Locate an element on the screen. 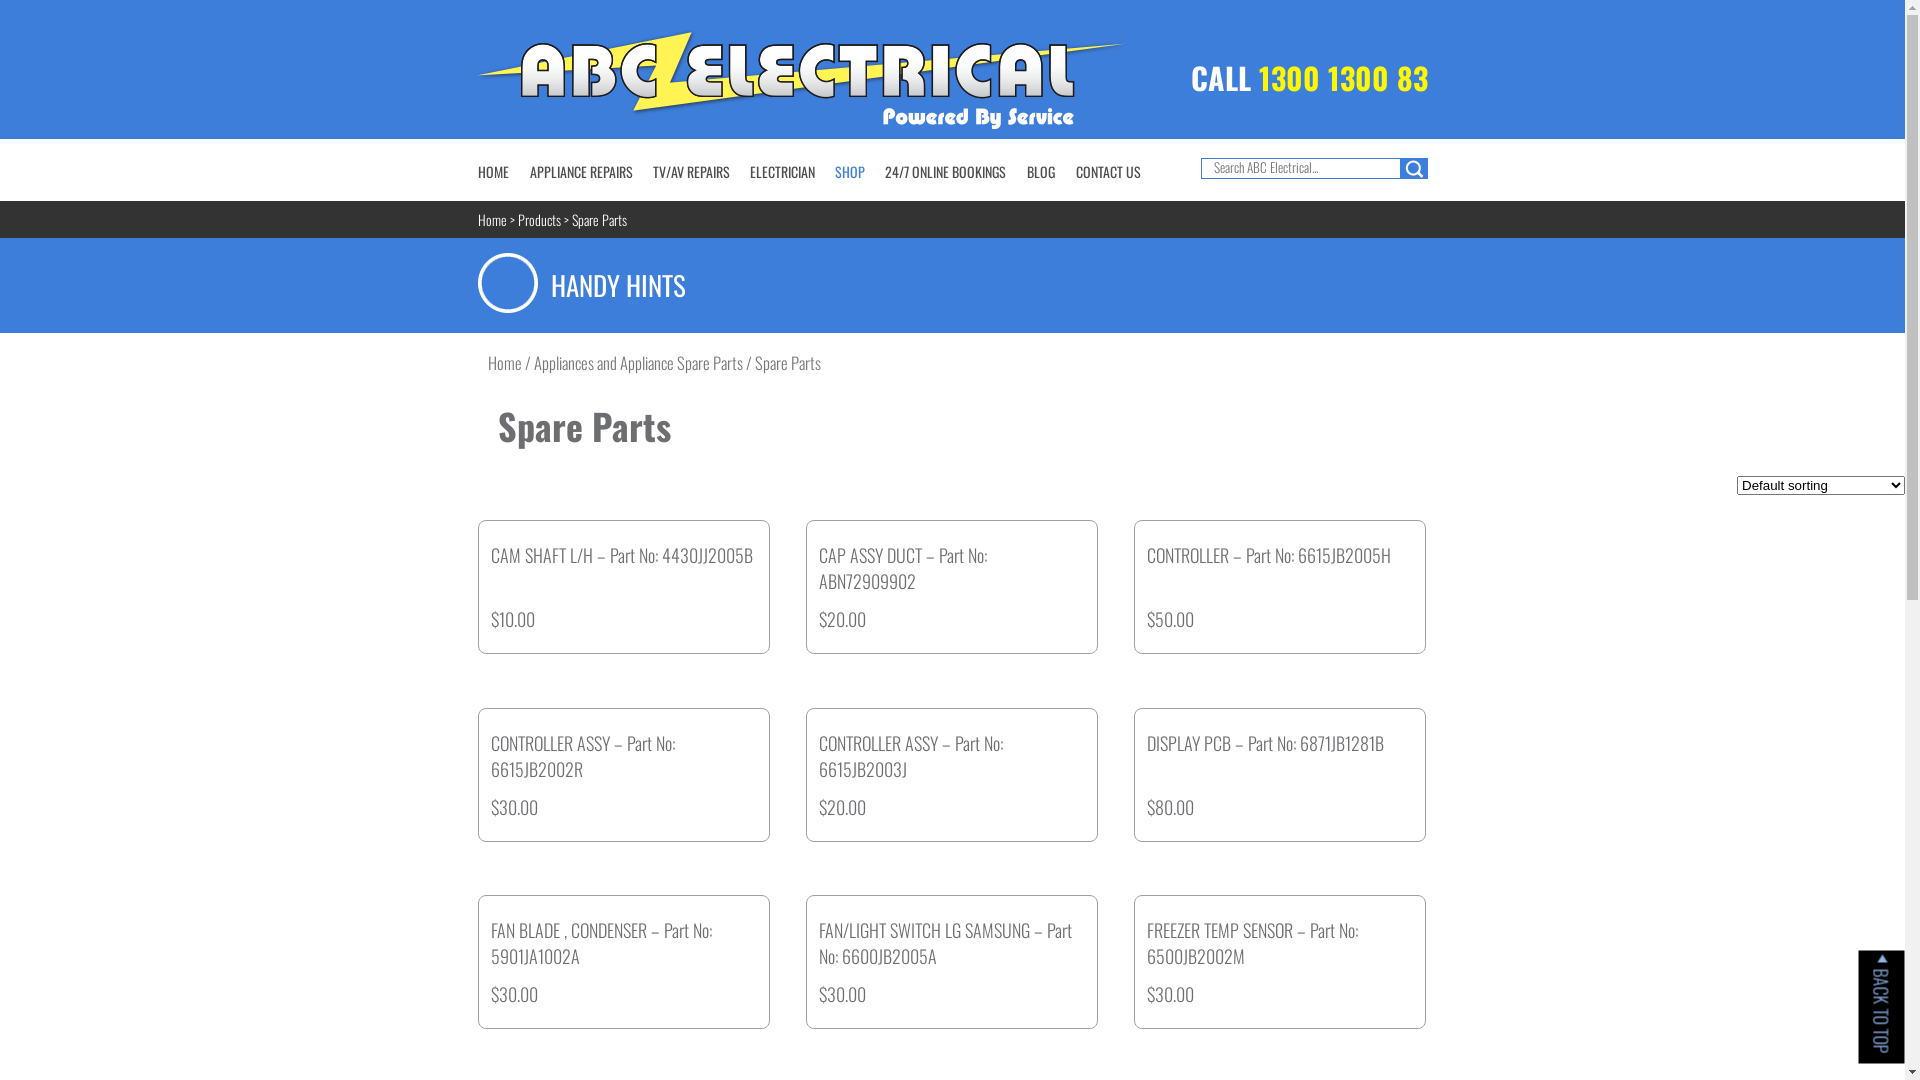 This screenshot has height=1080, width=1920. 'Products' is located at coordinates (518, 219).